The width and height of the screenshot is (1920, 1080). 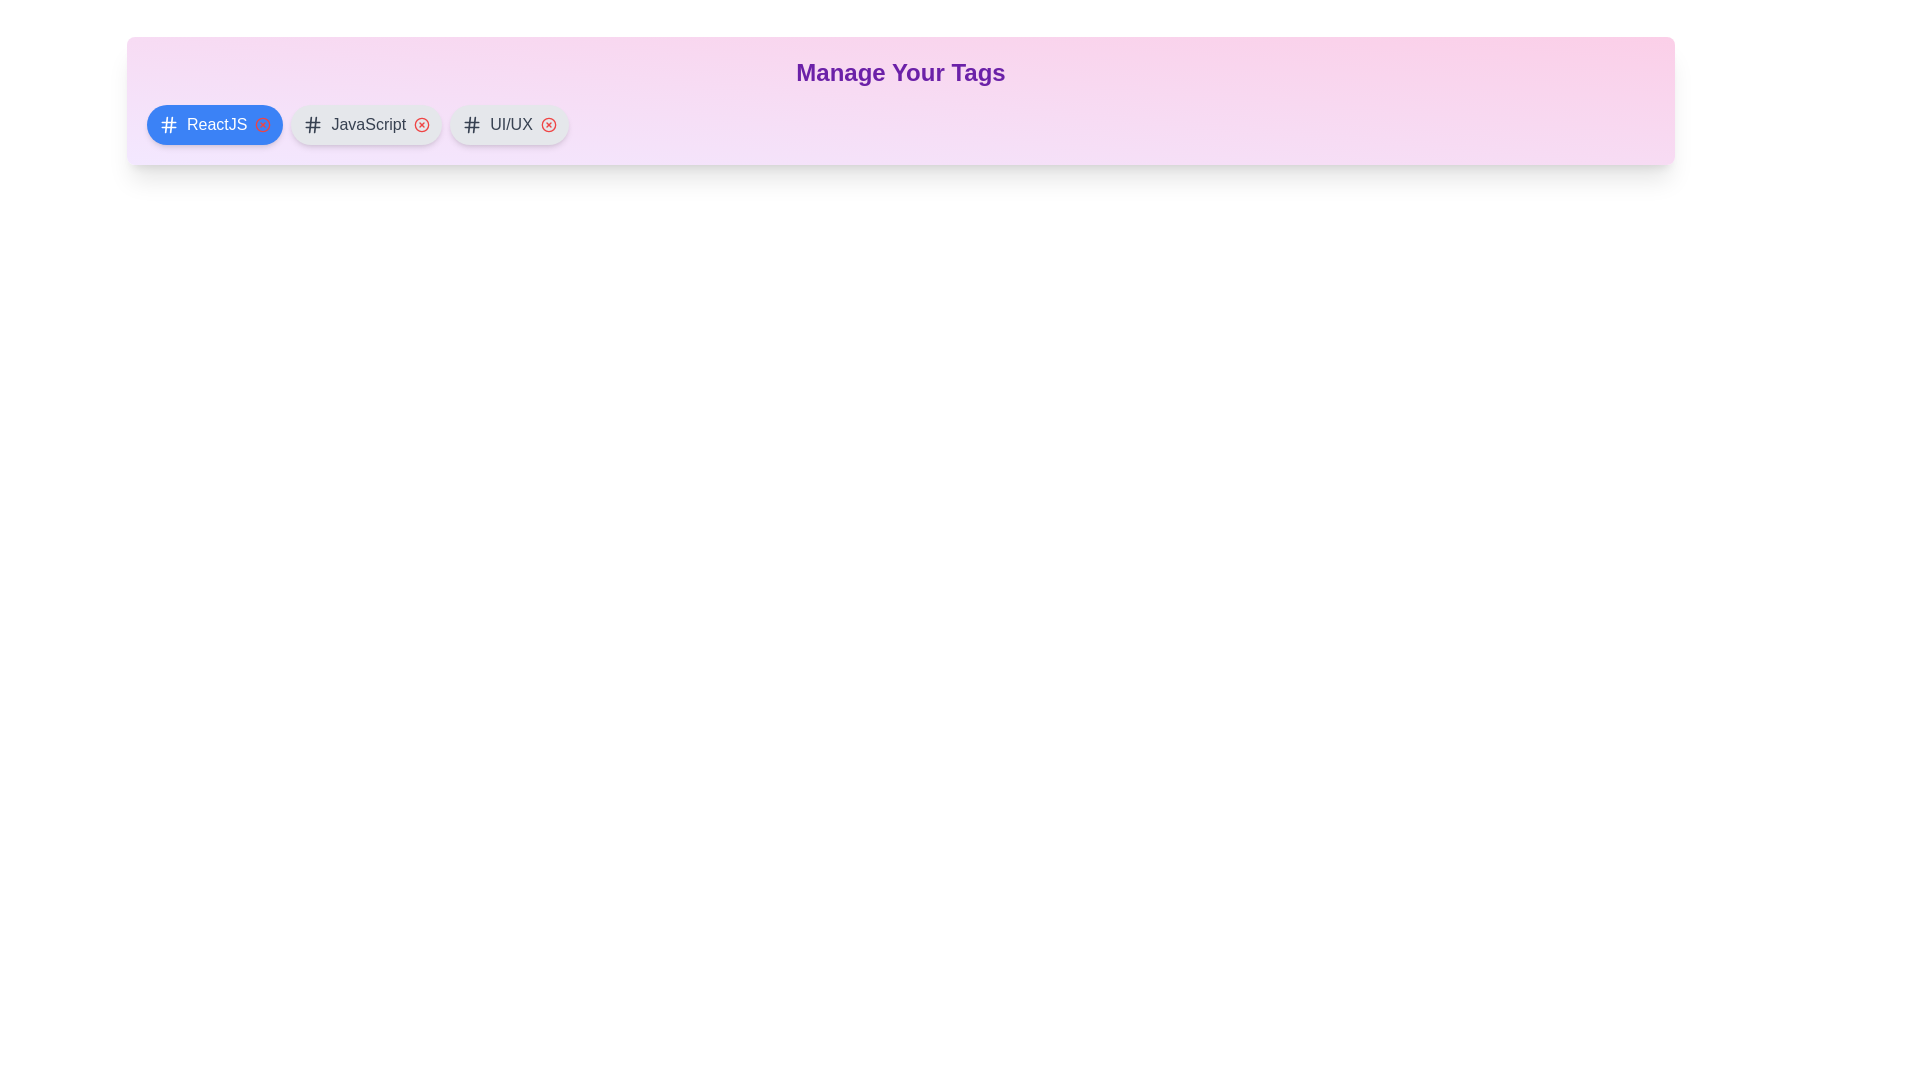 I want to click on the tag labeled 'UI/UX', so click(x=508, y=124).